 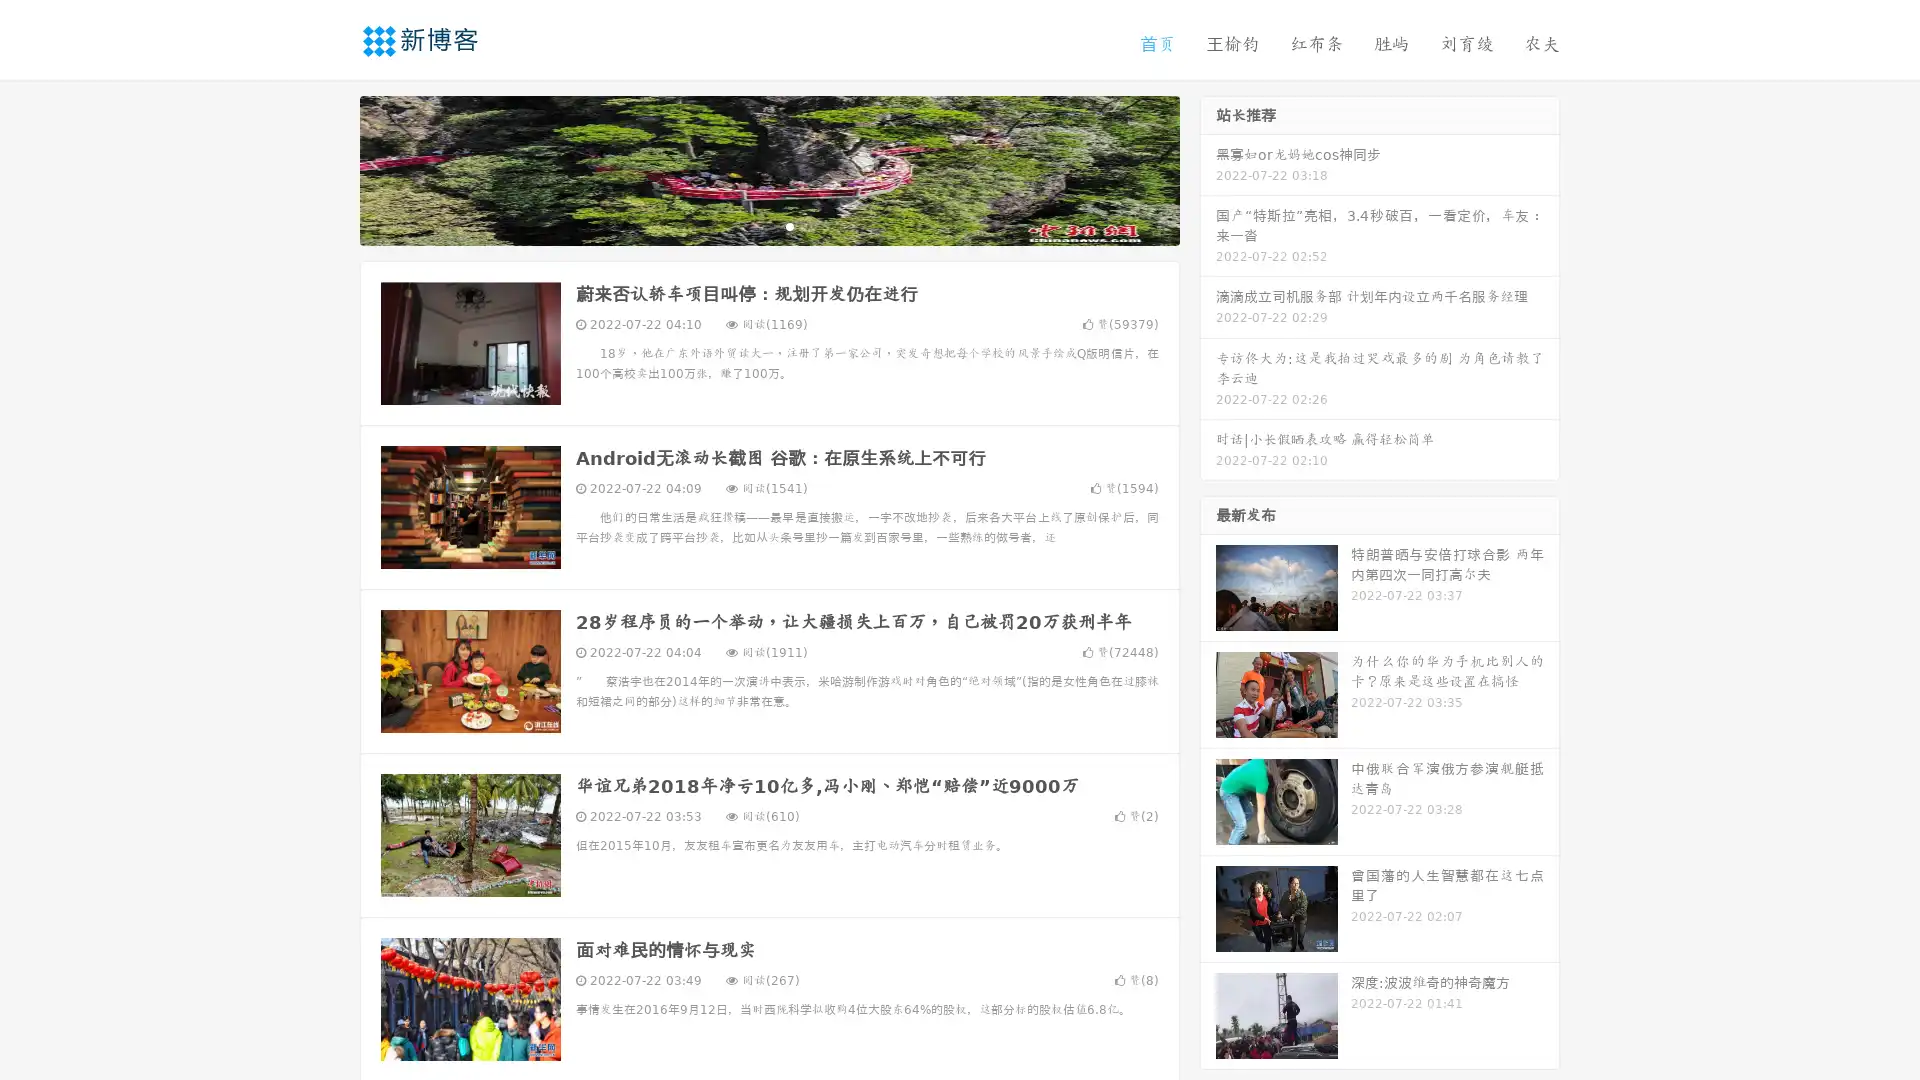 I want to click on Go to slide 3, so click(x=789, y=225).